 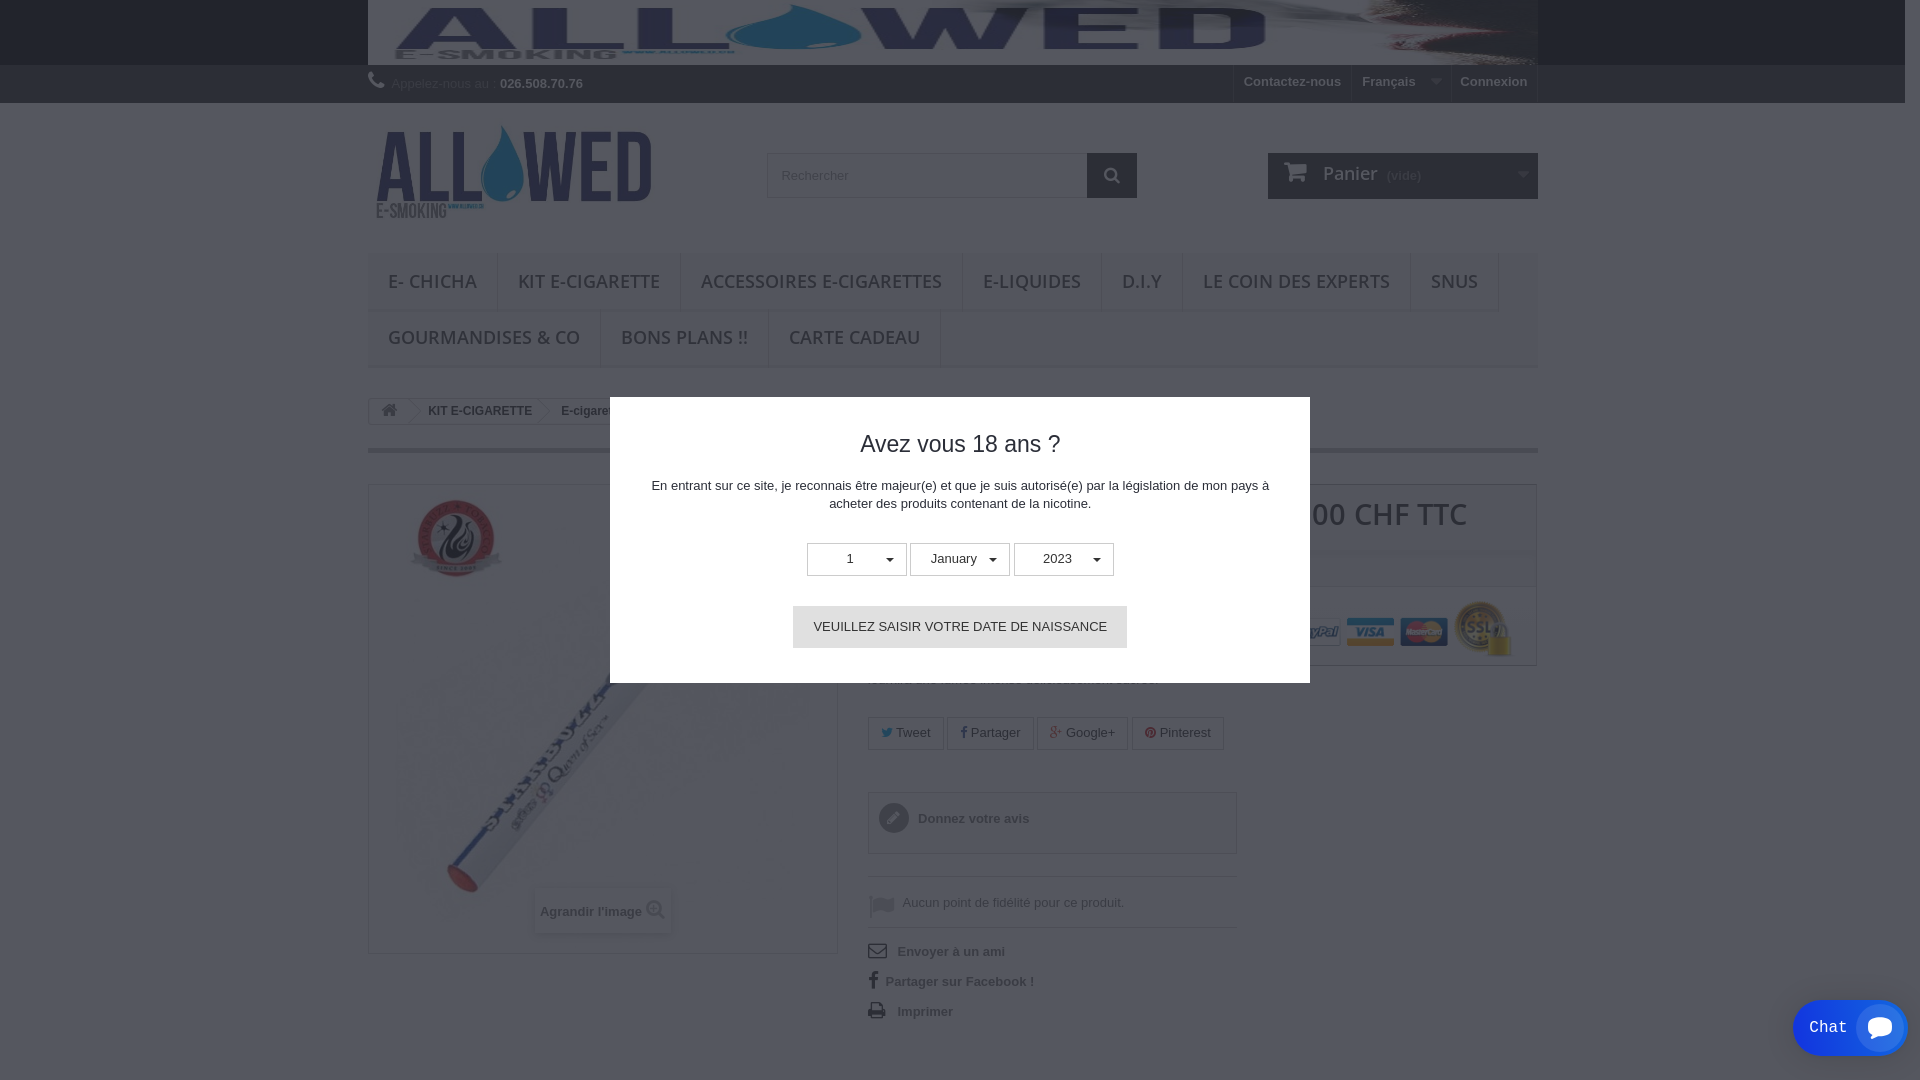 I want to click on 'Partager sur Facebook !', so click(x=950, y=979).